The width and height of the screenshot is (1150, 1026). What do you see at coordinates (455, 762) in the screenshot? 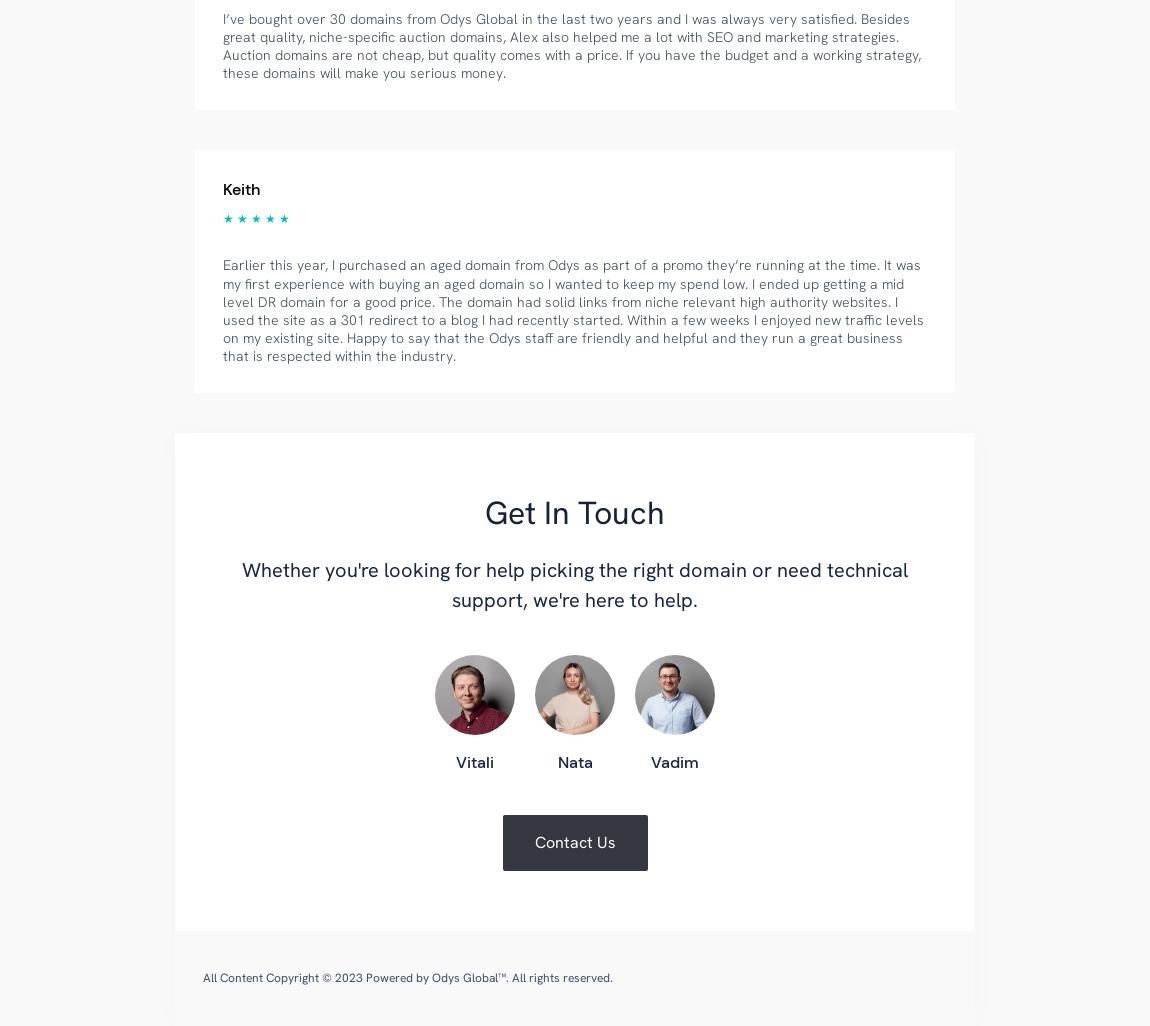
I see `'Vitali'` at bounding box center [455, 762].